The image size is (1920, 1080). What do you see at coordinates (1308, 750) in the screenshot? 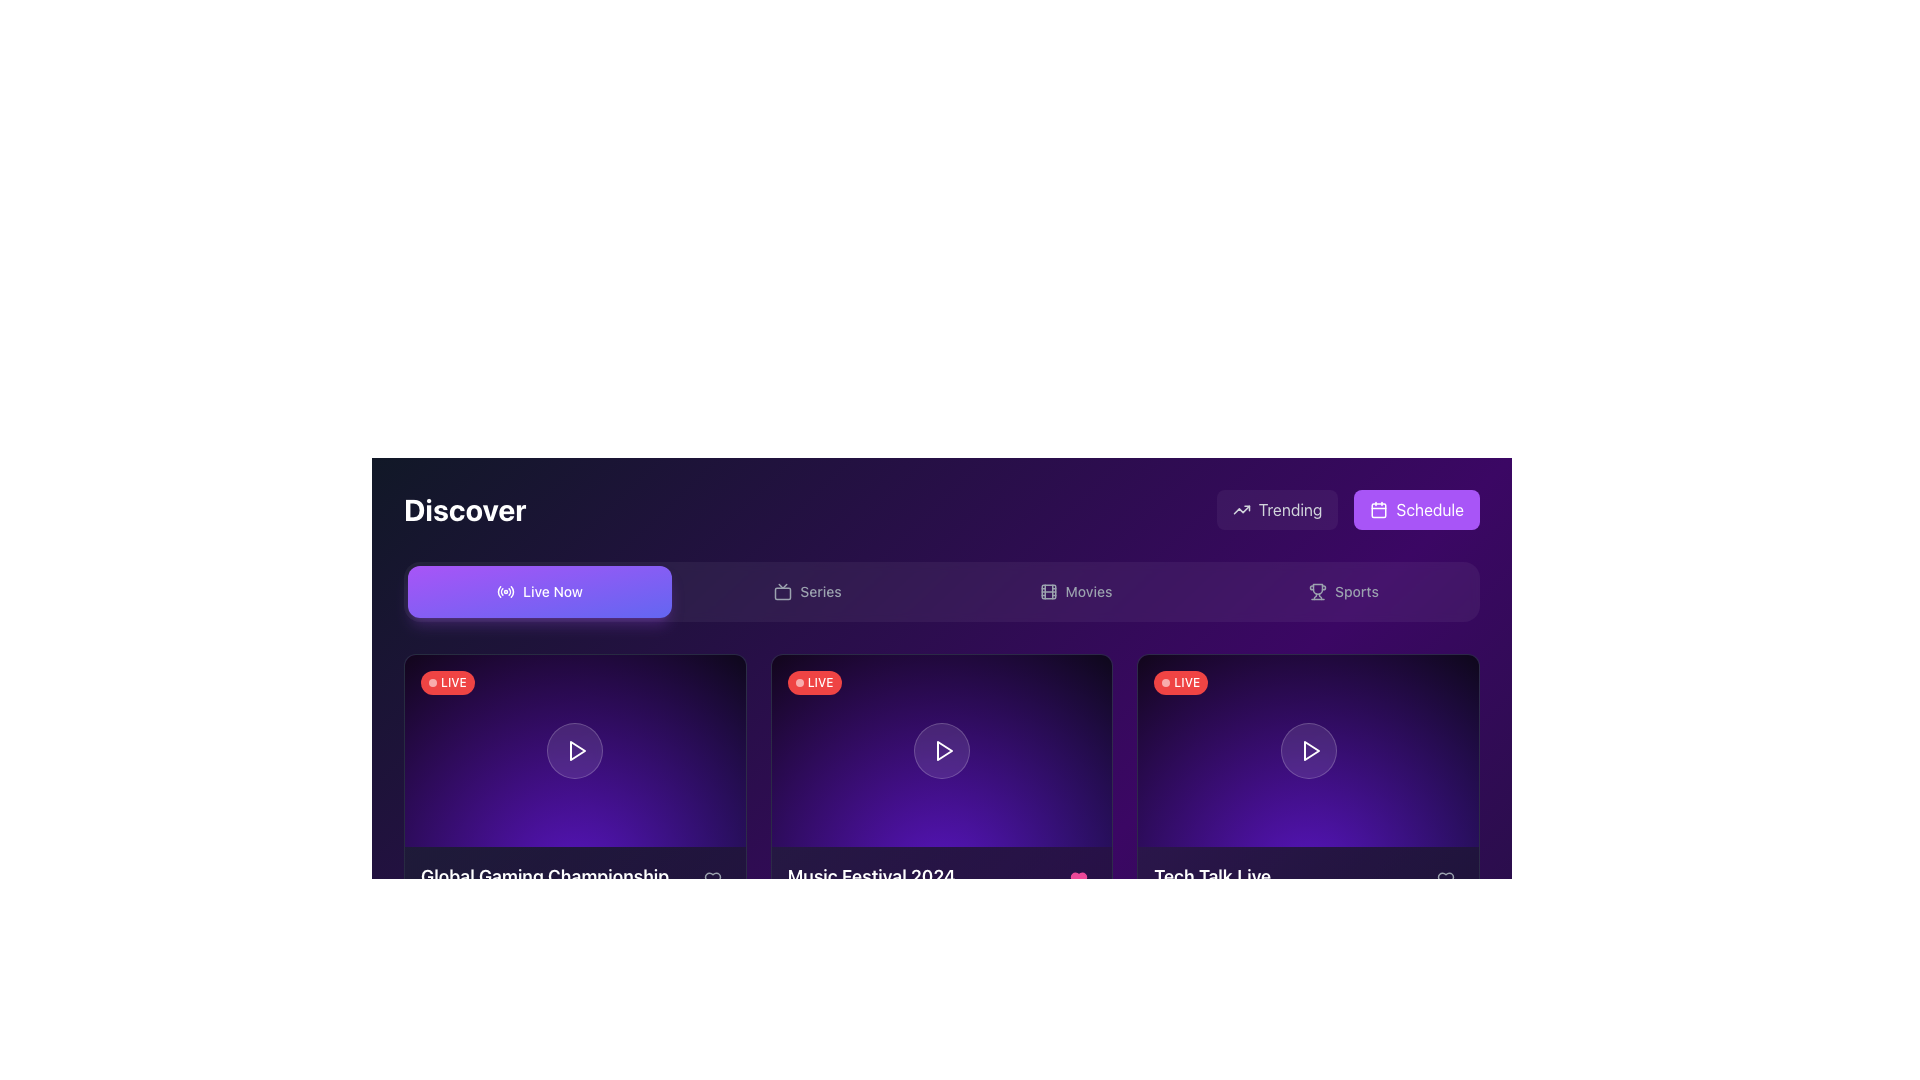
I see `the button located` at bounding box center [1308, 750].